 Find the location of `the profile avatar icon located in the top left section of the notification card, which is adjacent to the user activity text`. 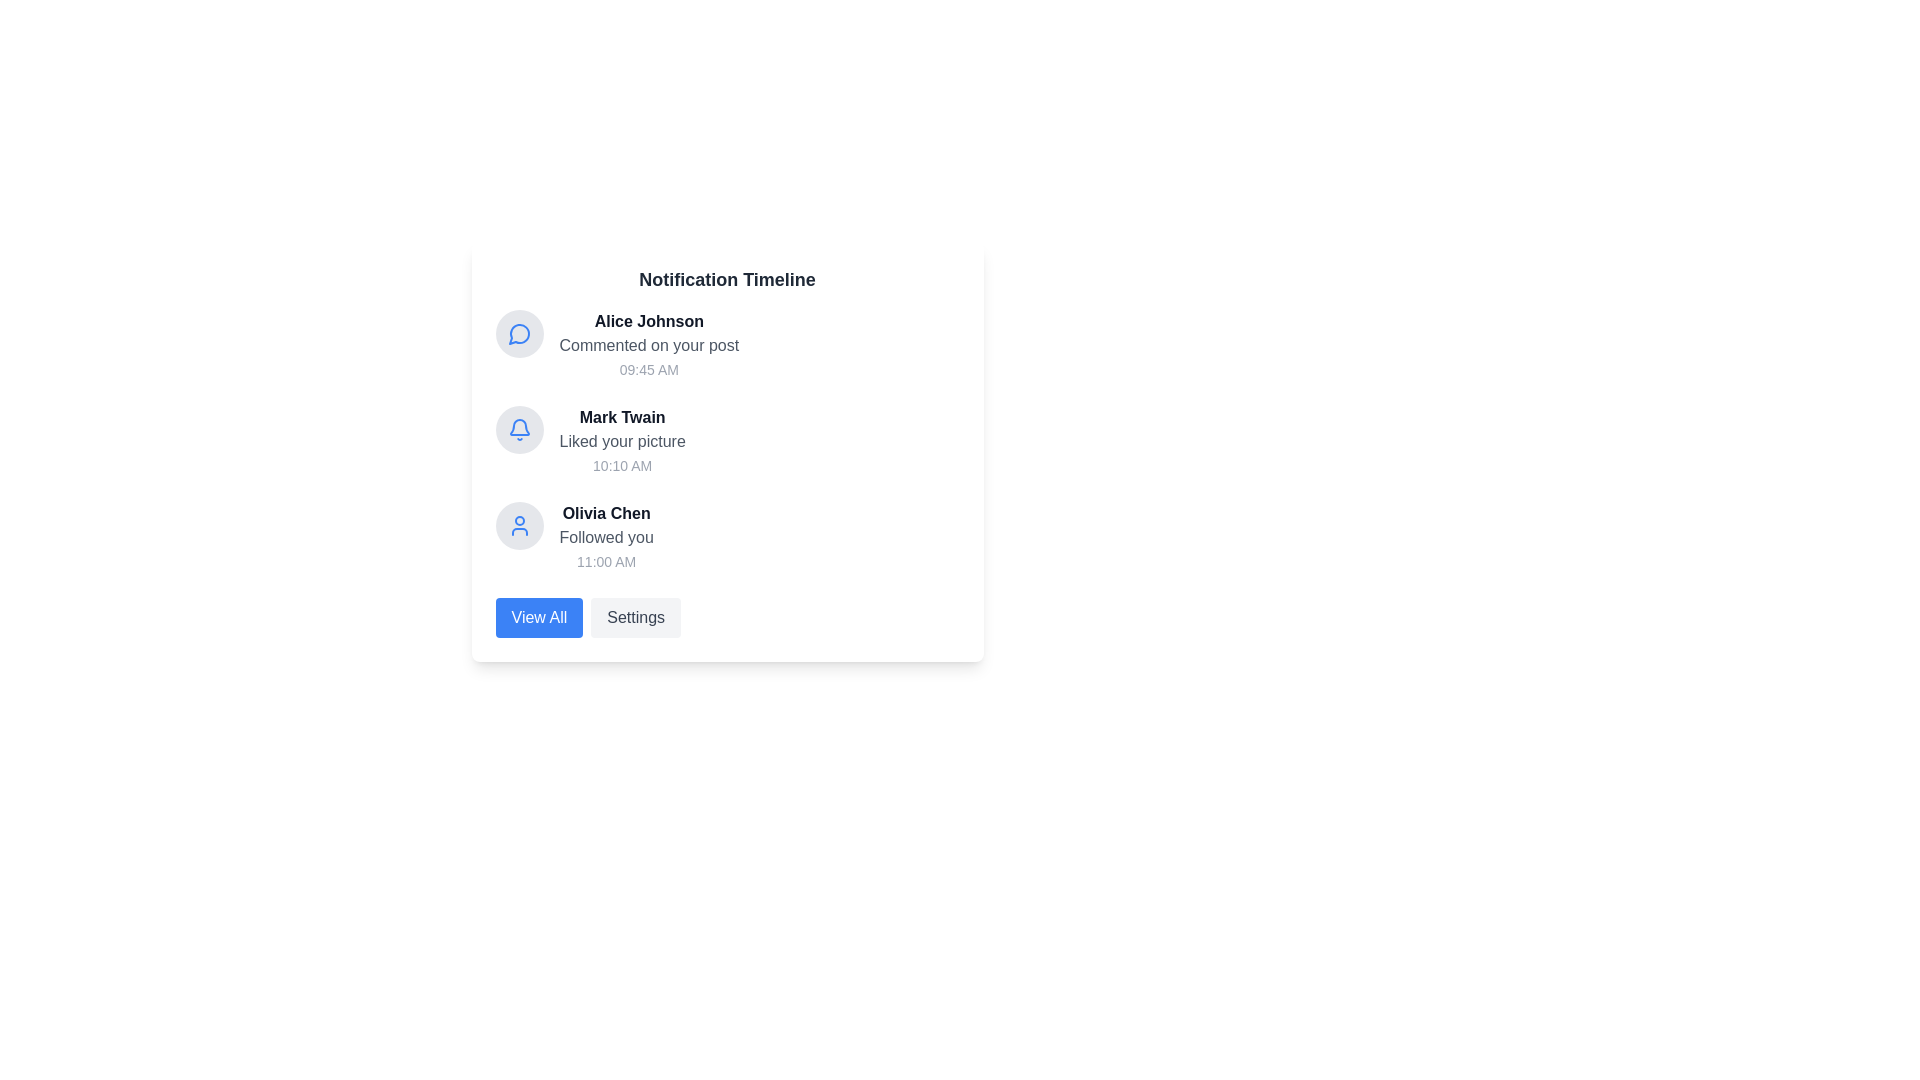

the profile avatar icon located in the top left section of the notification card, which is adjacent to the user activity text is located at coordinates (519, 524).